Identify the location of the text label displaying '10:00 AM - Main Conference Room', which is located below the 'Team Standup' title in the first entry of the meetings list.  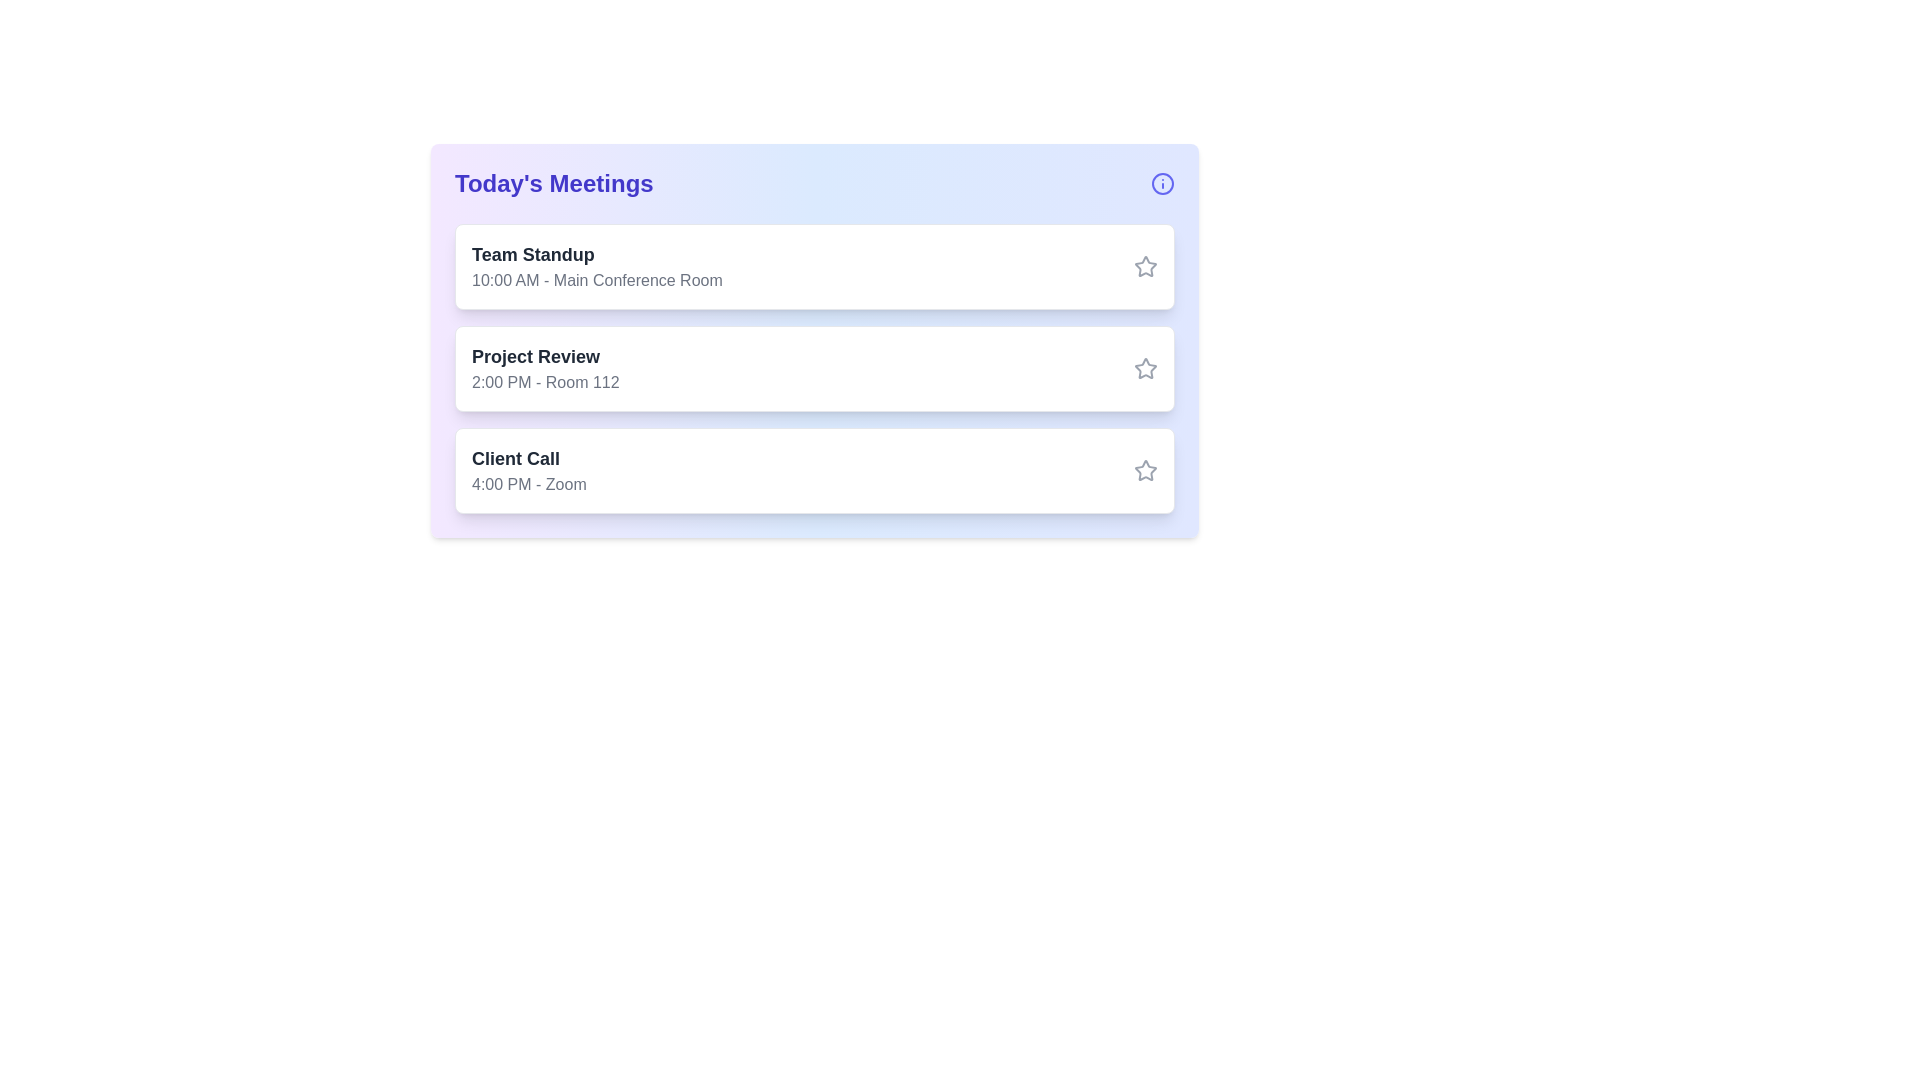
(596, 281).